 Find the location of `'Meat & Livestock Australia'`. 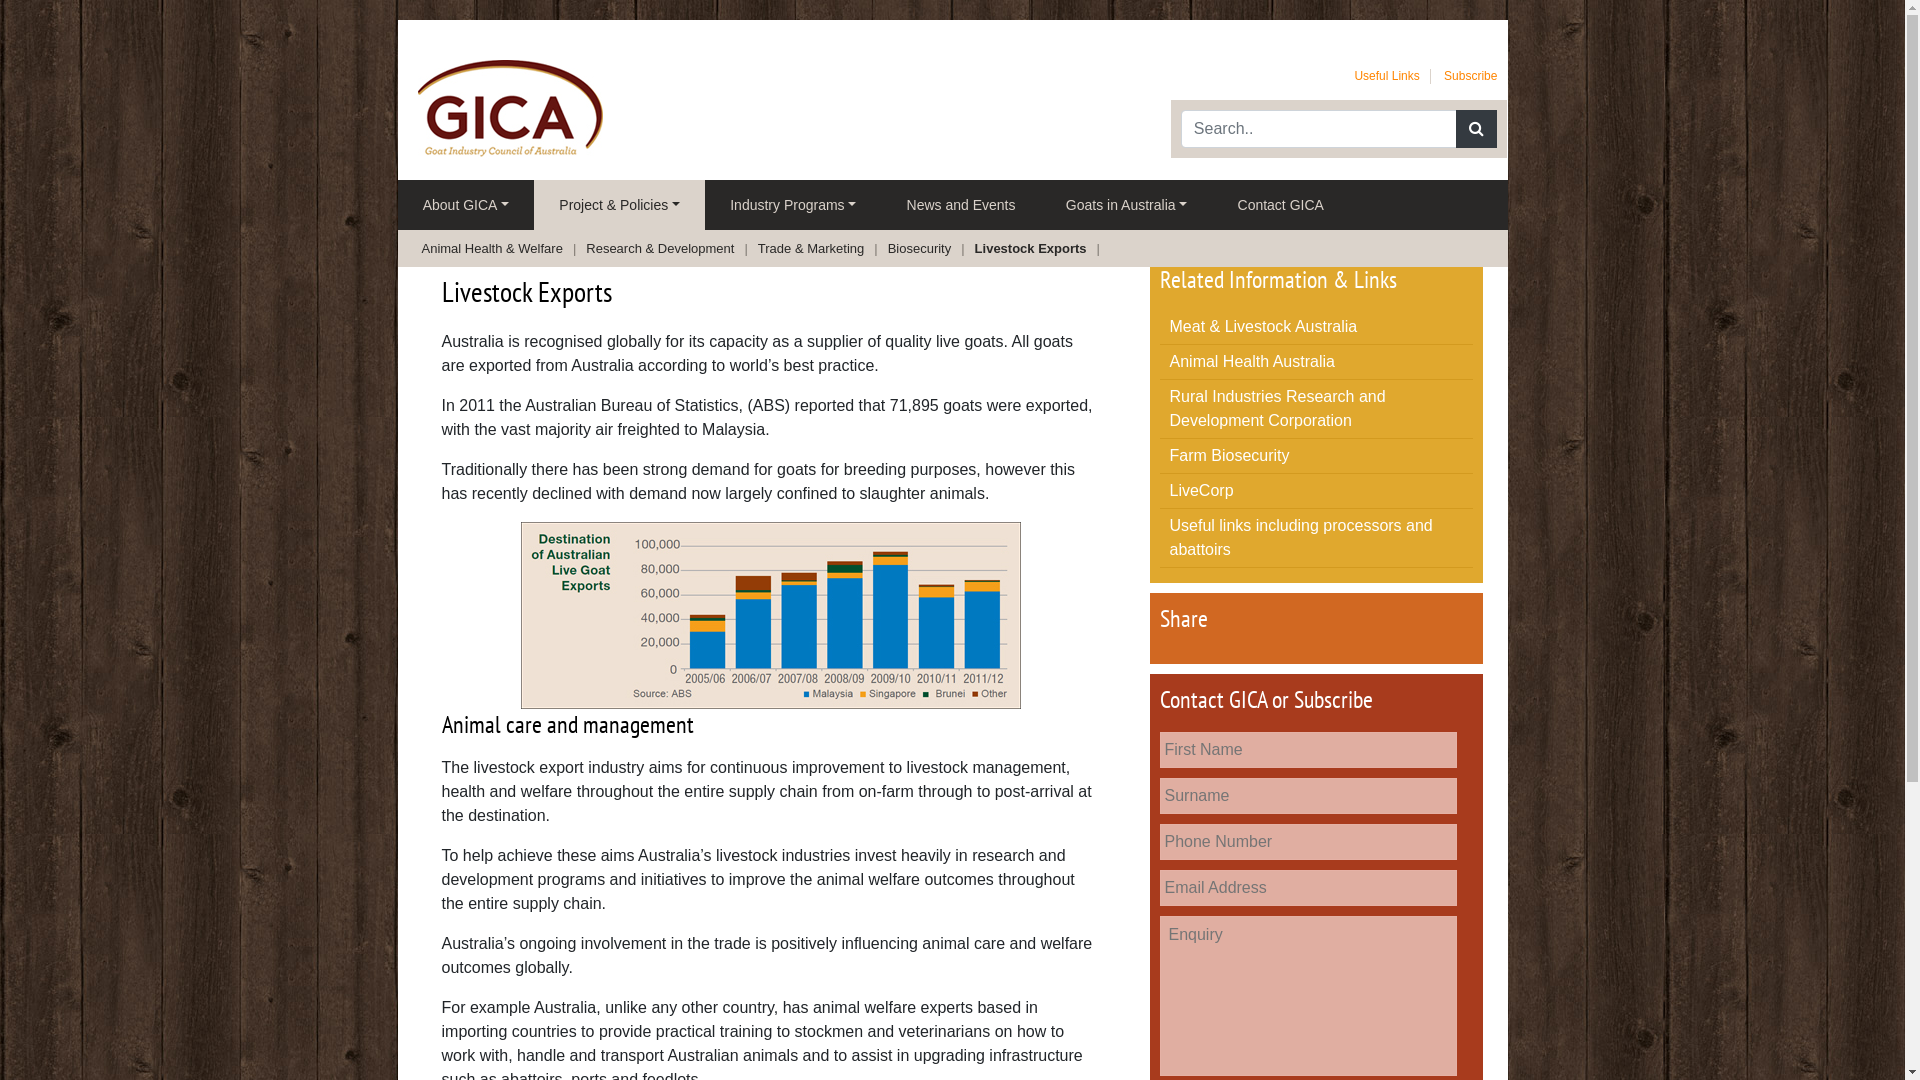

'Meat & Livestock Australia' is located at coordinates (1170, 325).